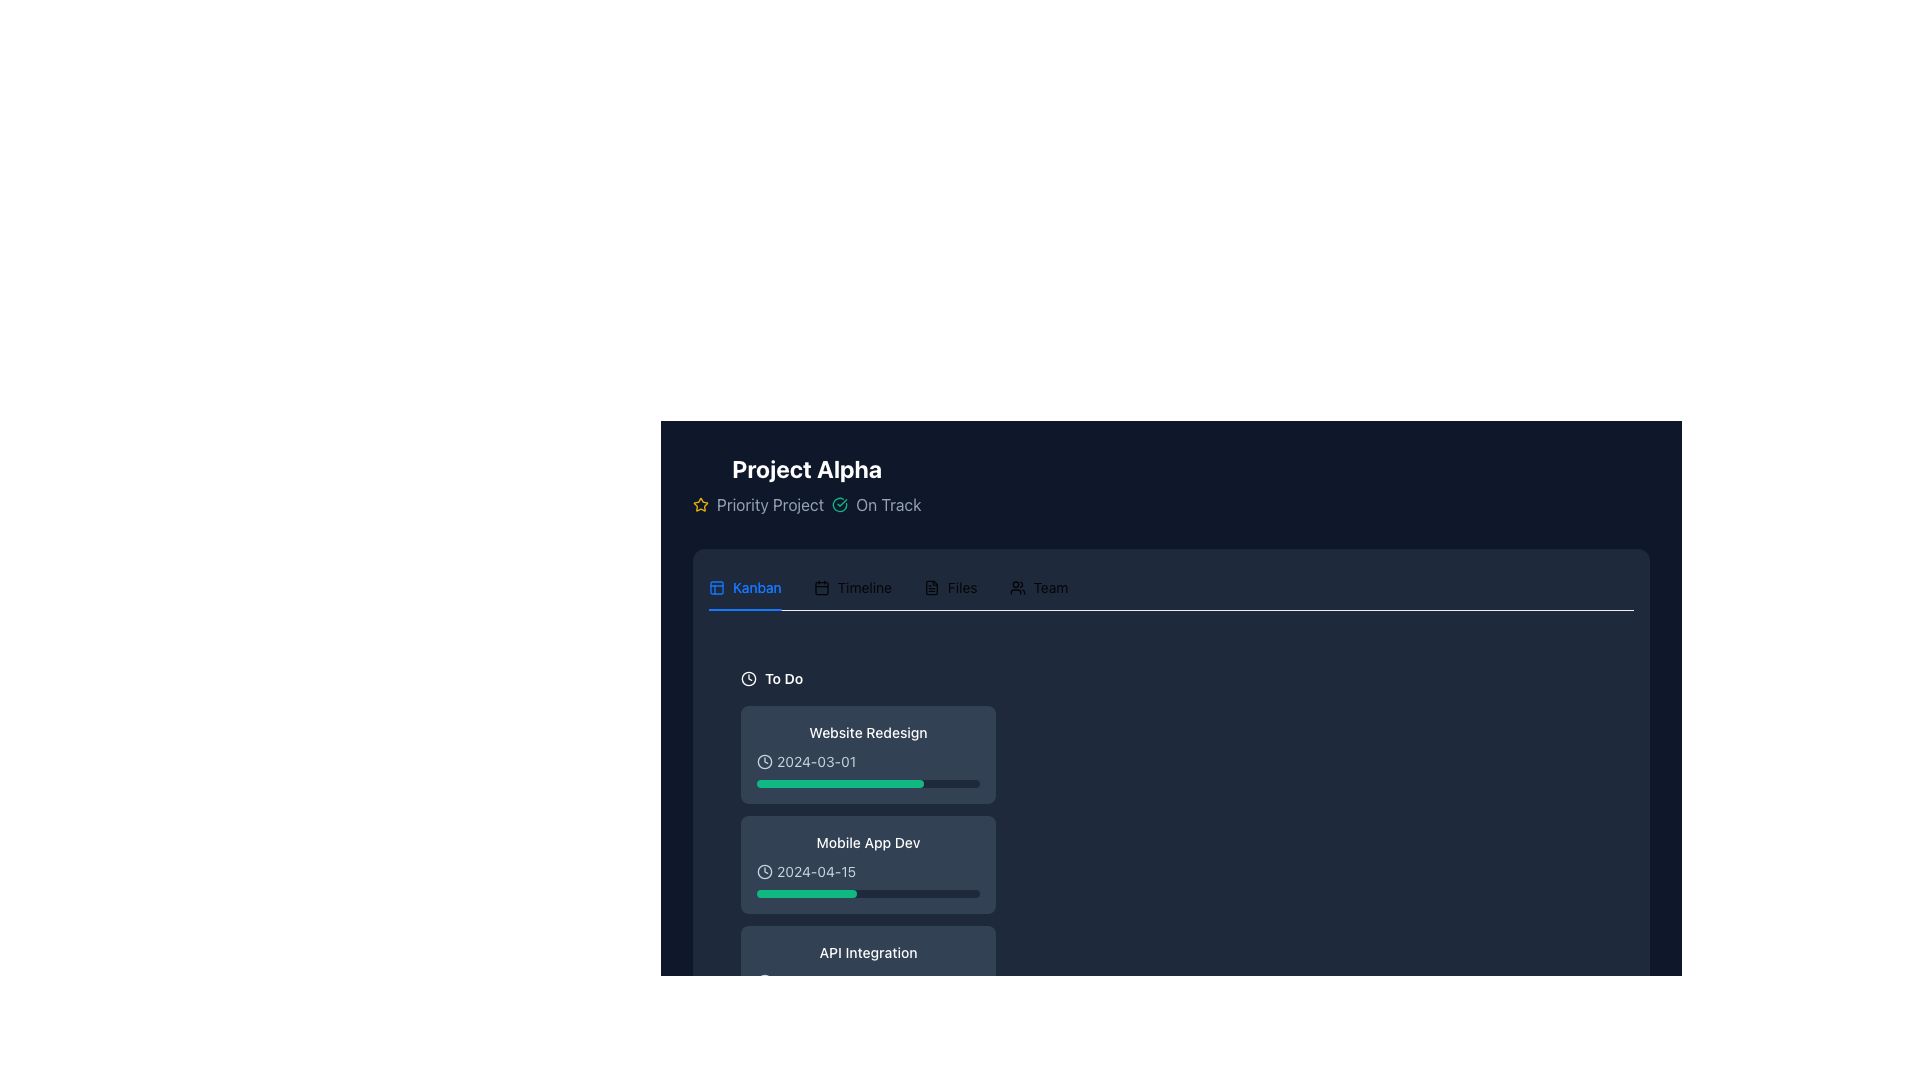 The width and height of the screenshot is (1920, 1080). Describe the element at coordinates (817, 981) in the screenshot. I see `the static text label that displays the date for the 'API Integration' task located under the 'API Integration' card in the 'To Do' section of the 'Kanban' view, aligned to the right of a clock icon` at that location.